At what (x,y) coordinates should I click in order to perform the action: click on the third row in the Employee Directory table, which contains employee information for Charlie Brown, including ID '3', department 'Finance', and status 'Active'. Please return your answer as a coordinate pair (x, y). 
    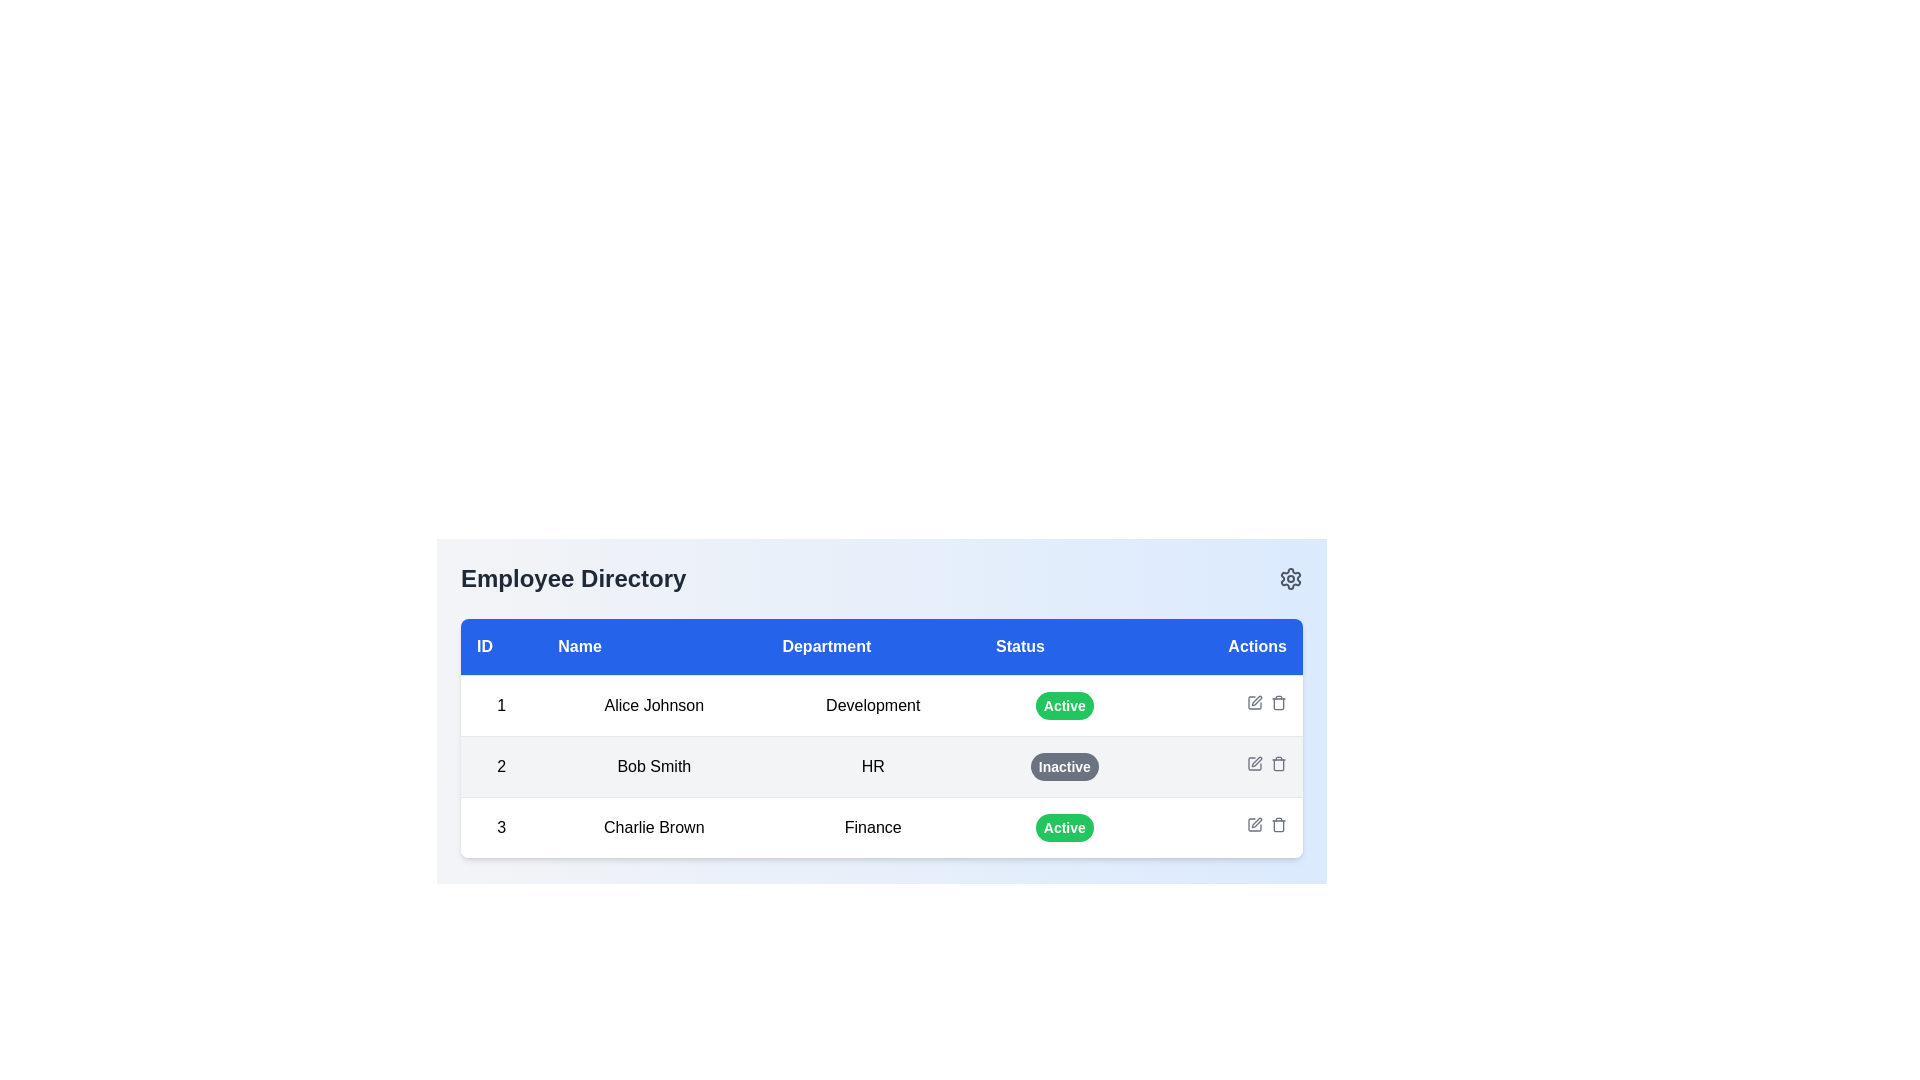
    Looking at the image, I should click on (881, 827).